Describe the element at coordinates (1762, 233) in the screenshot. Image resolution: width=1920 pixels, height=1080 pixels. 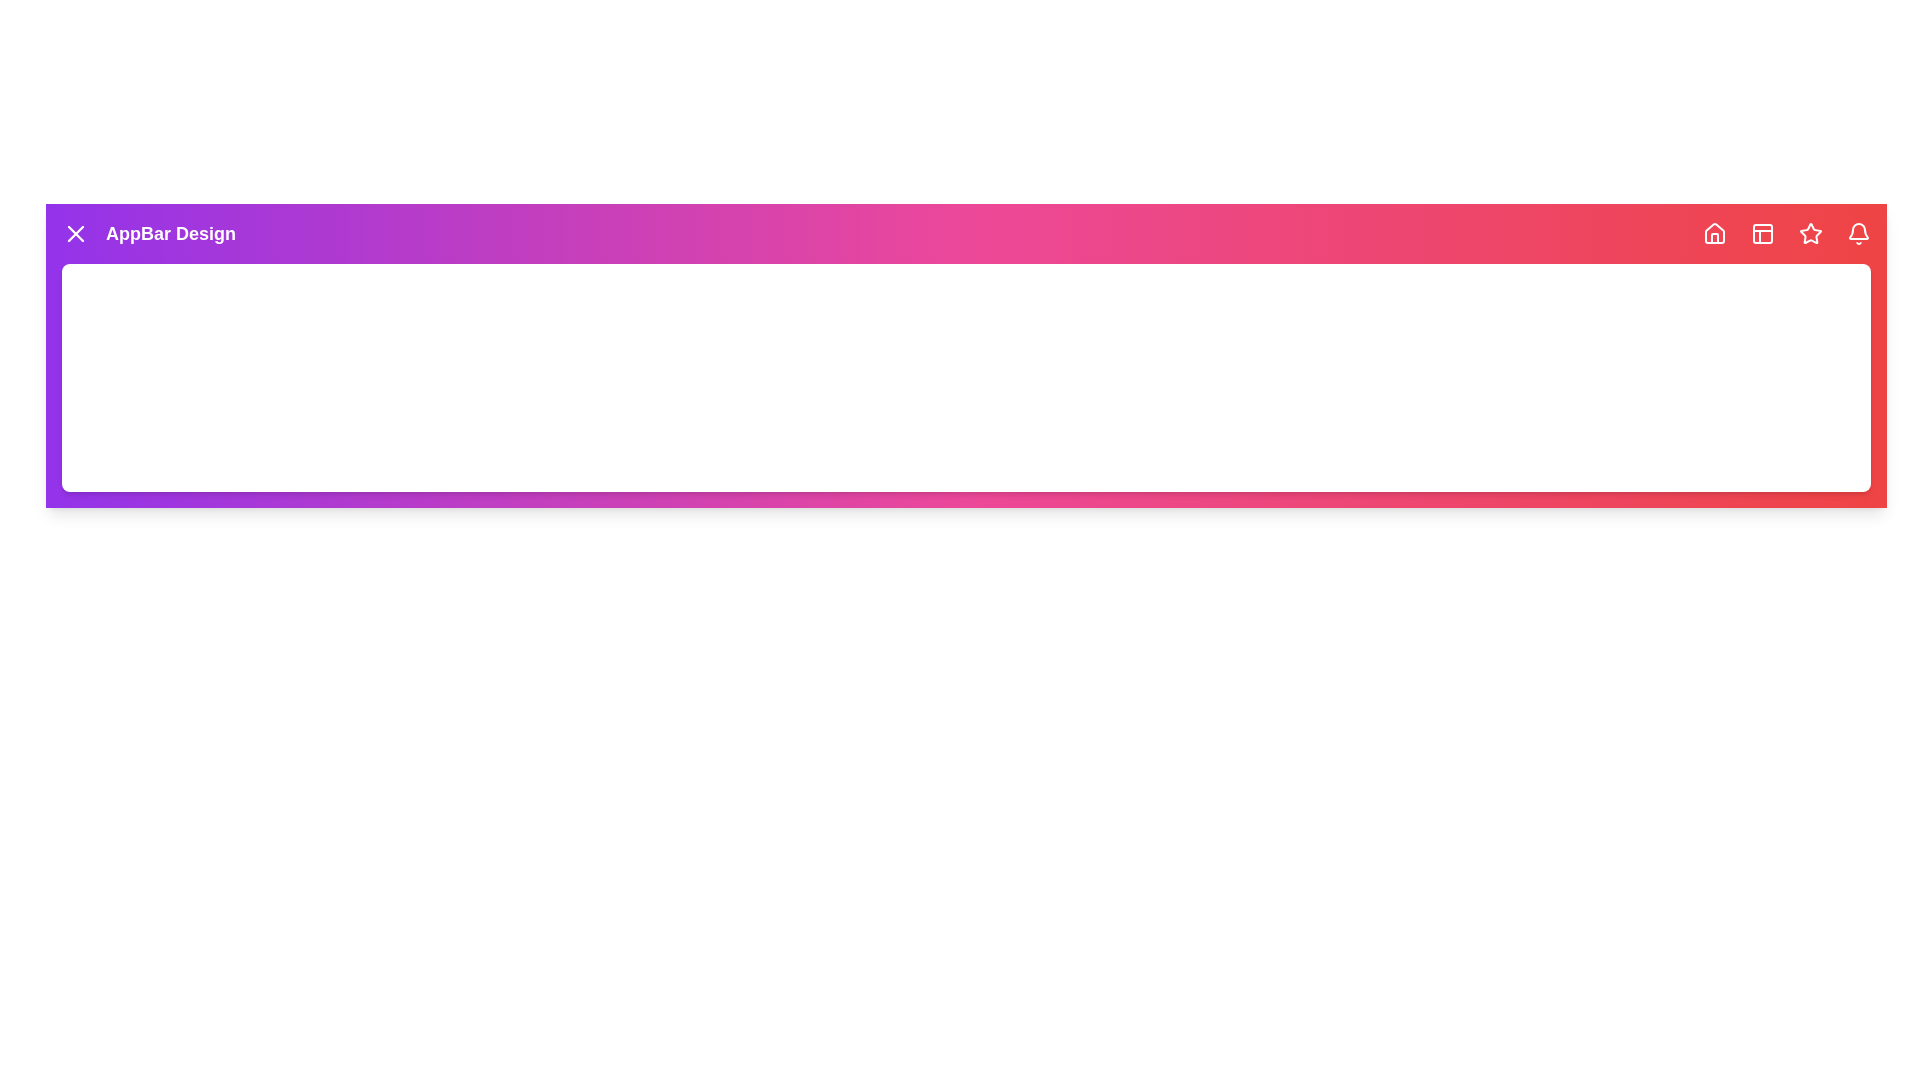
I see `the navigation icon Layout` at that location.